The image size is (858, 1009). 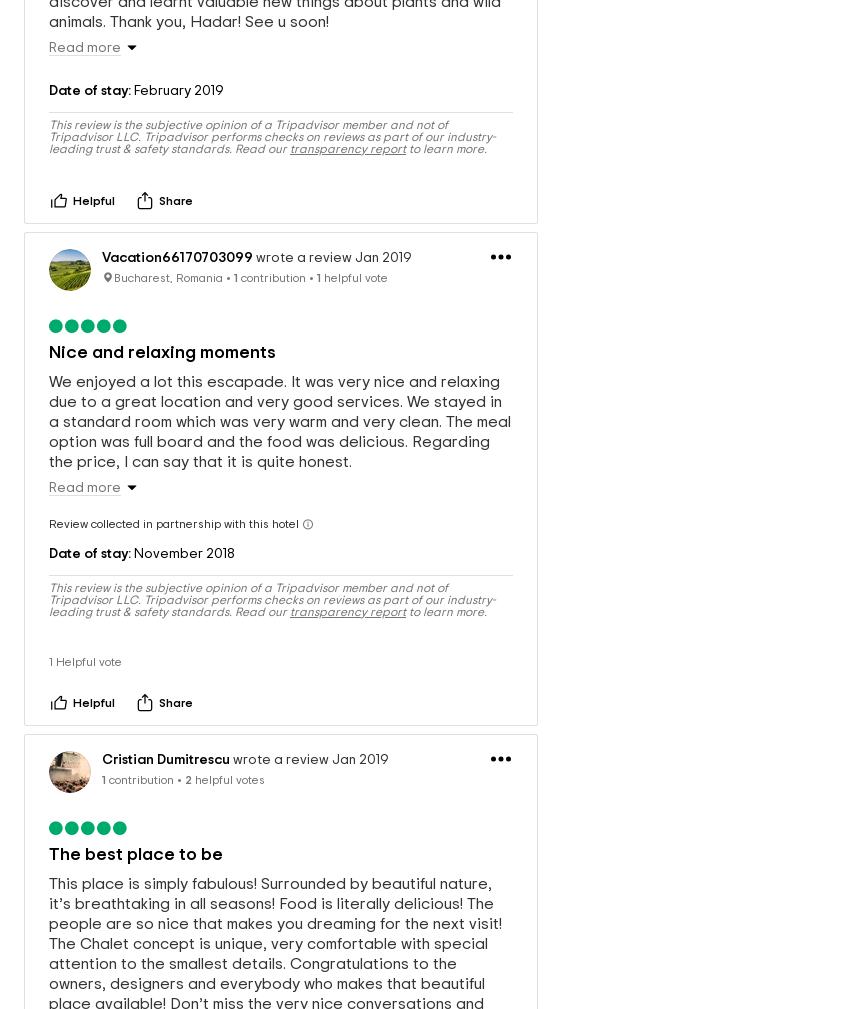 What do you see at coordinates (47, 330) in the screenshot?
I see `'Nice and relaxing moments'` at bounding box center [47, 330].